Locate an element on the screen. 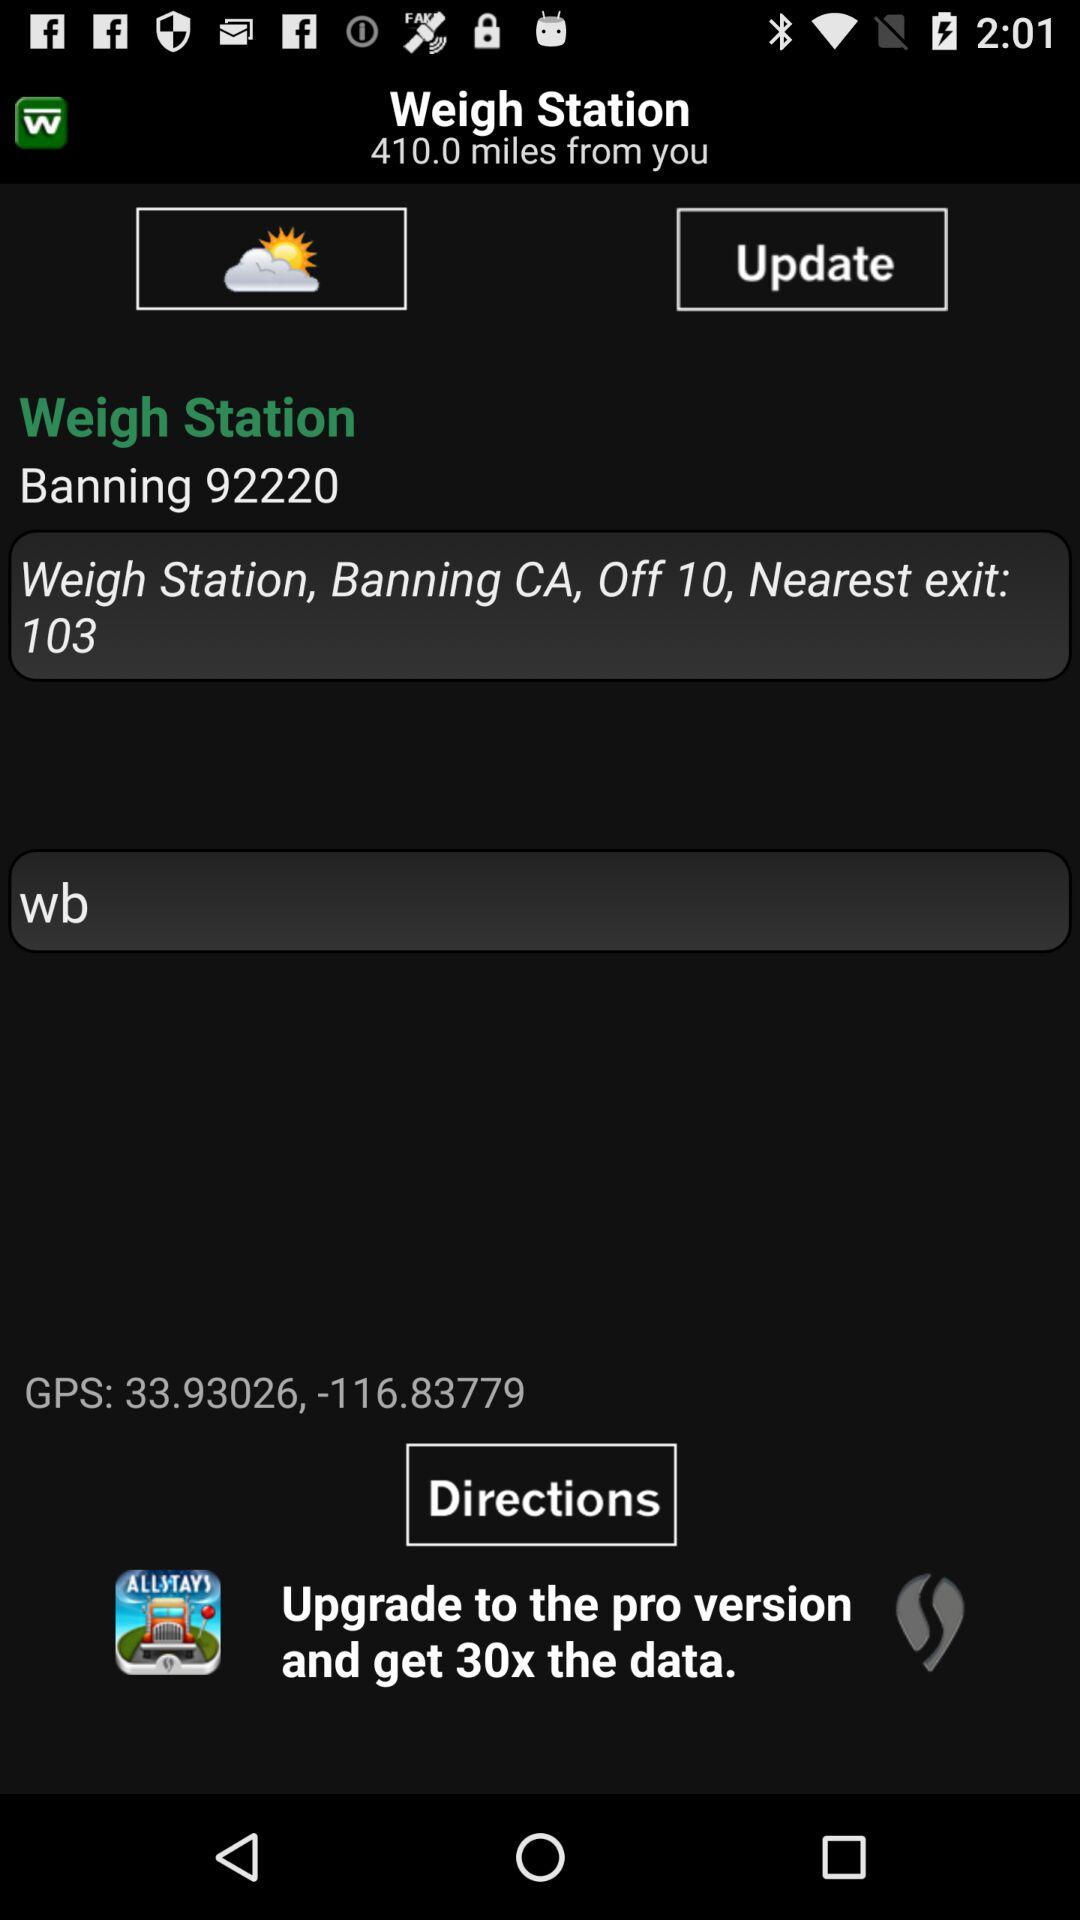 This screenshot has width=1080, height=1920. the icon below the gps 33 93026 is located at coordinates (541, 1494).